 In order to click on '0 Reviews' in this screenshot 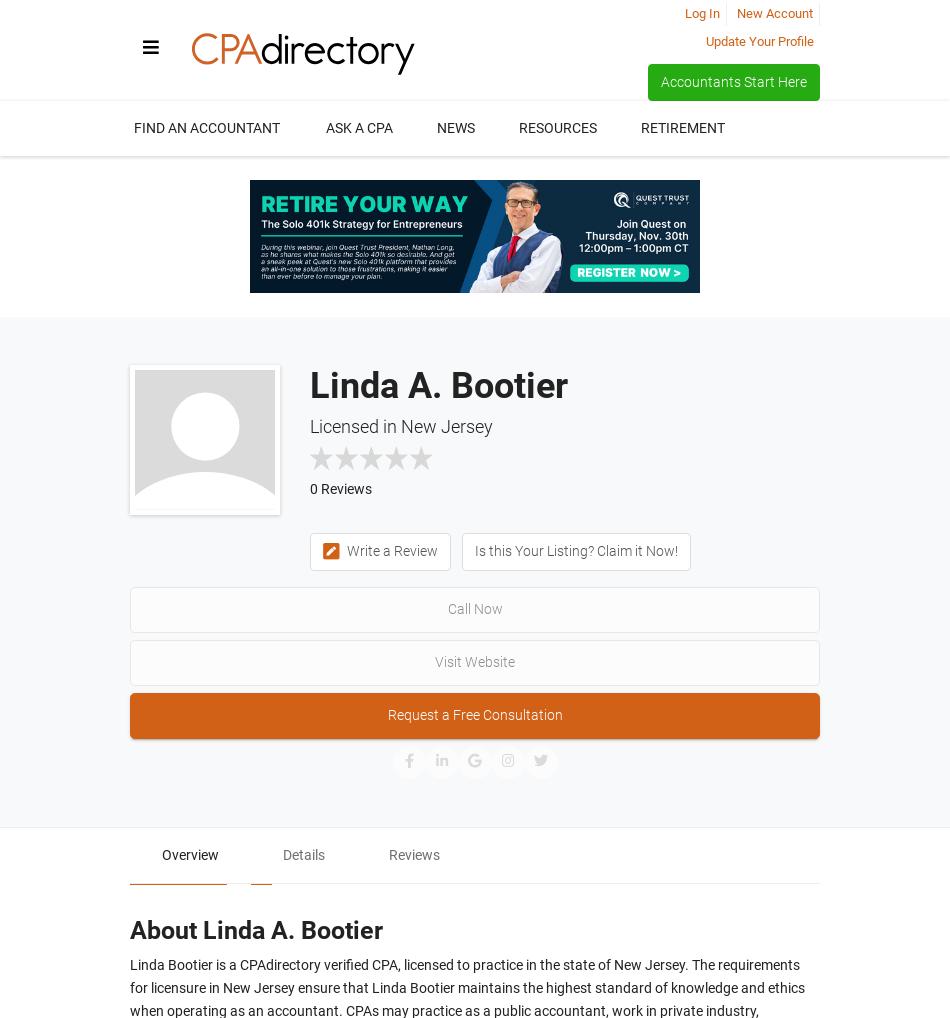, I will do `click(339, 489)`.